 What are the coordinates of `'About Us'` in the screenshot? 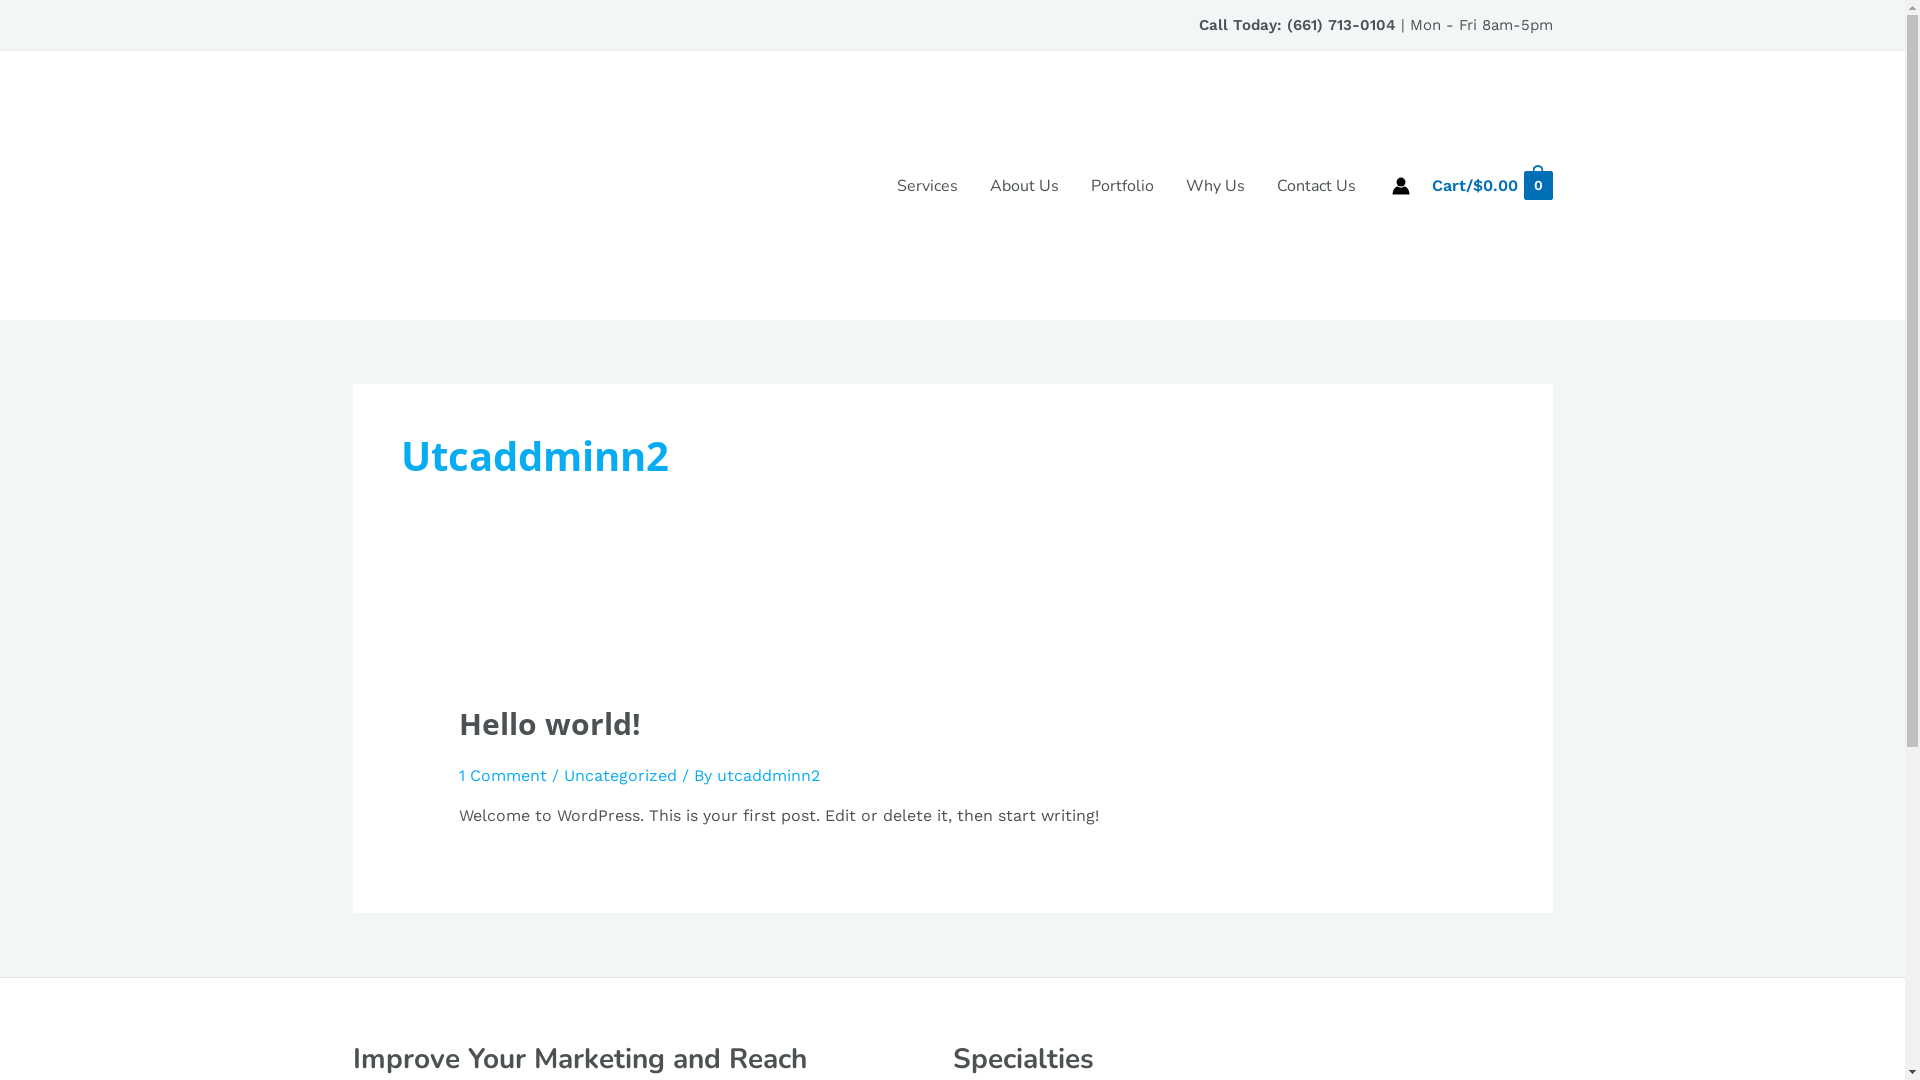 It's located at (1024, 185).